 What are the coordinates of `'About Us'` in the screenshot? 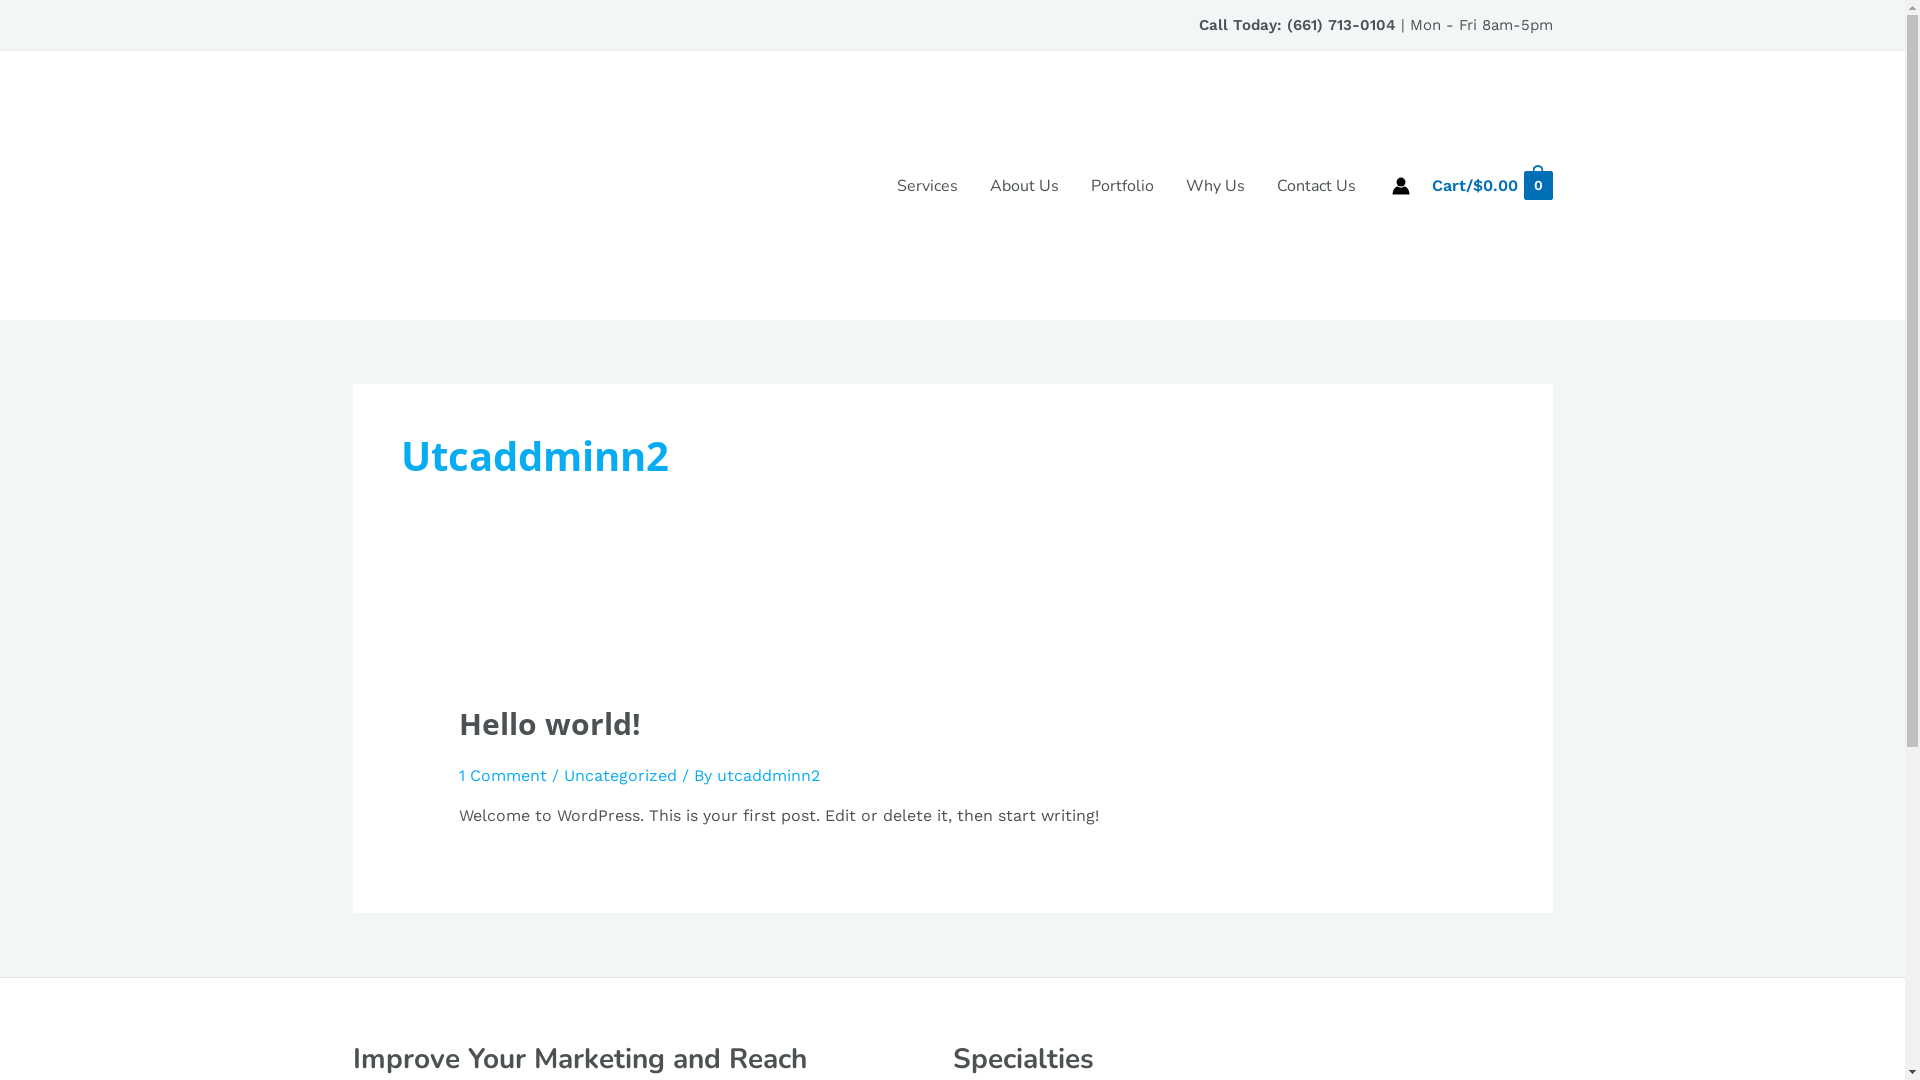 It's located at (1024, 185).